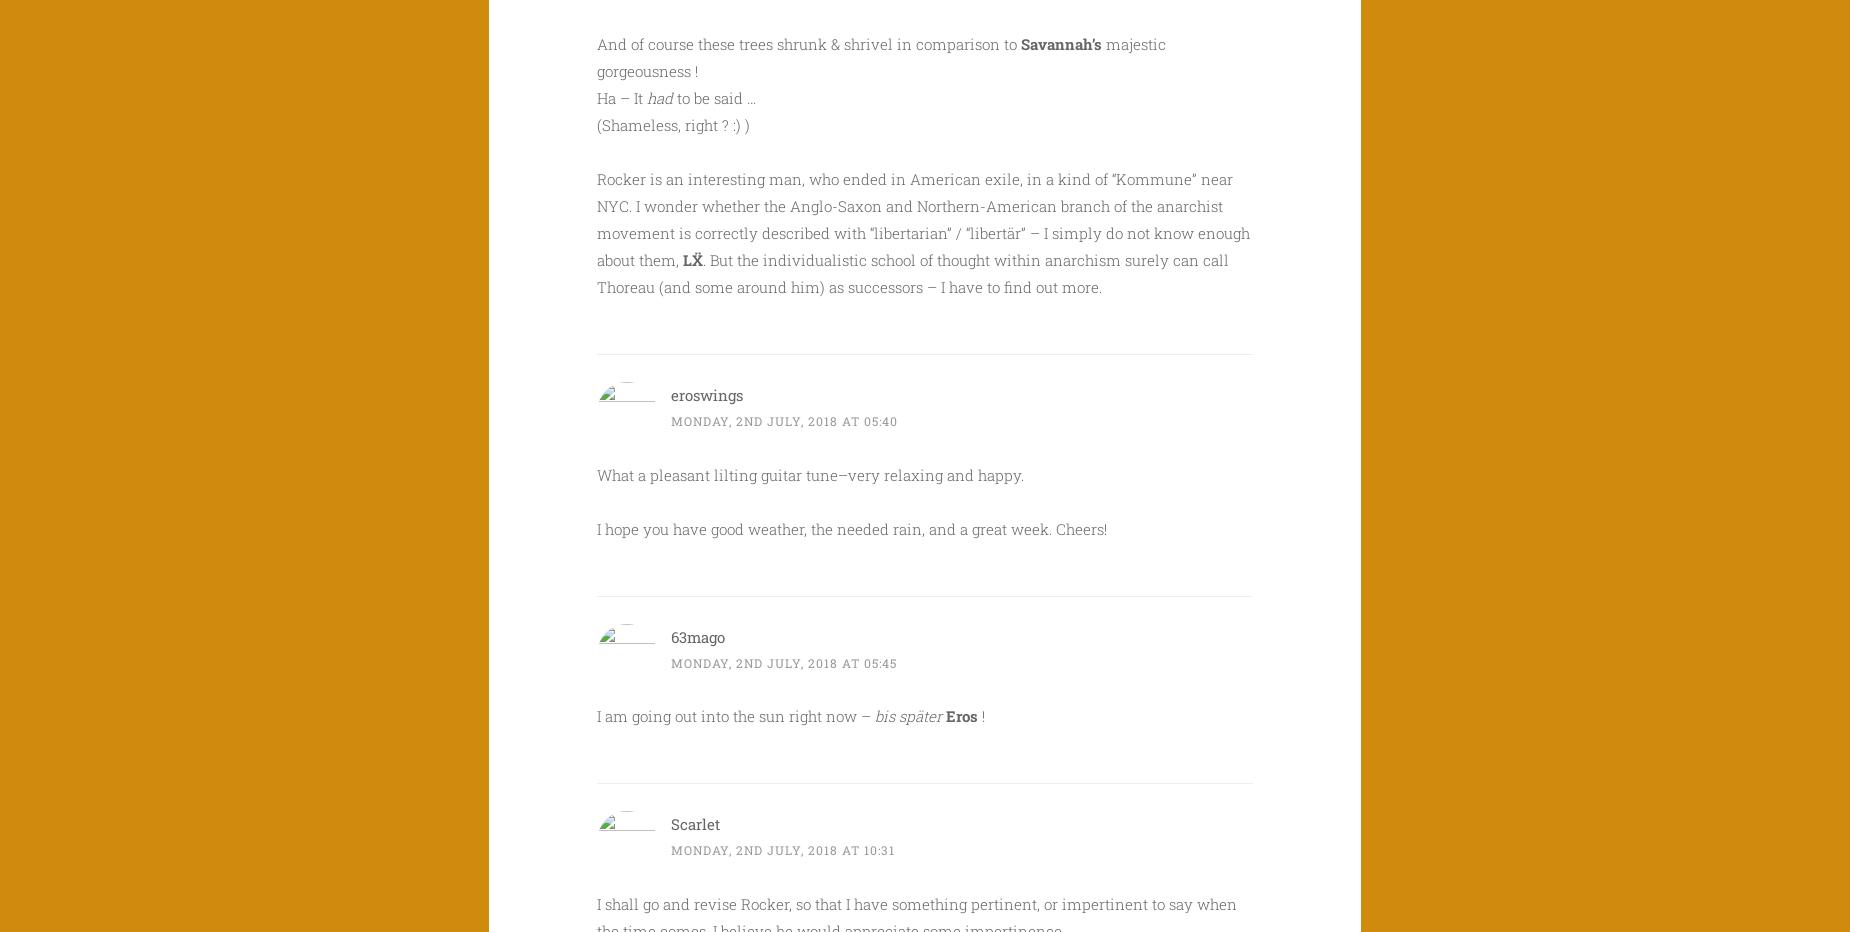  What do you see at coordinates (908, 714) in the screenshot?
I see `'bis später'` at bounding box center [908, 714].